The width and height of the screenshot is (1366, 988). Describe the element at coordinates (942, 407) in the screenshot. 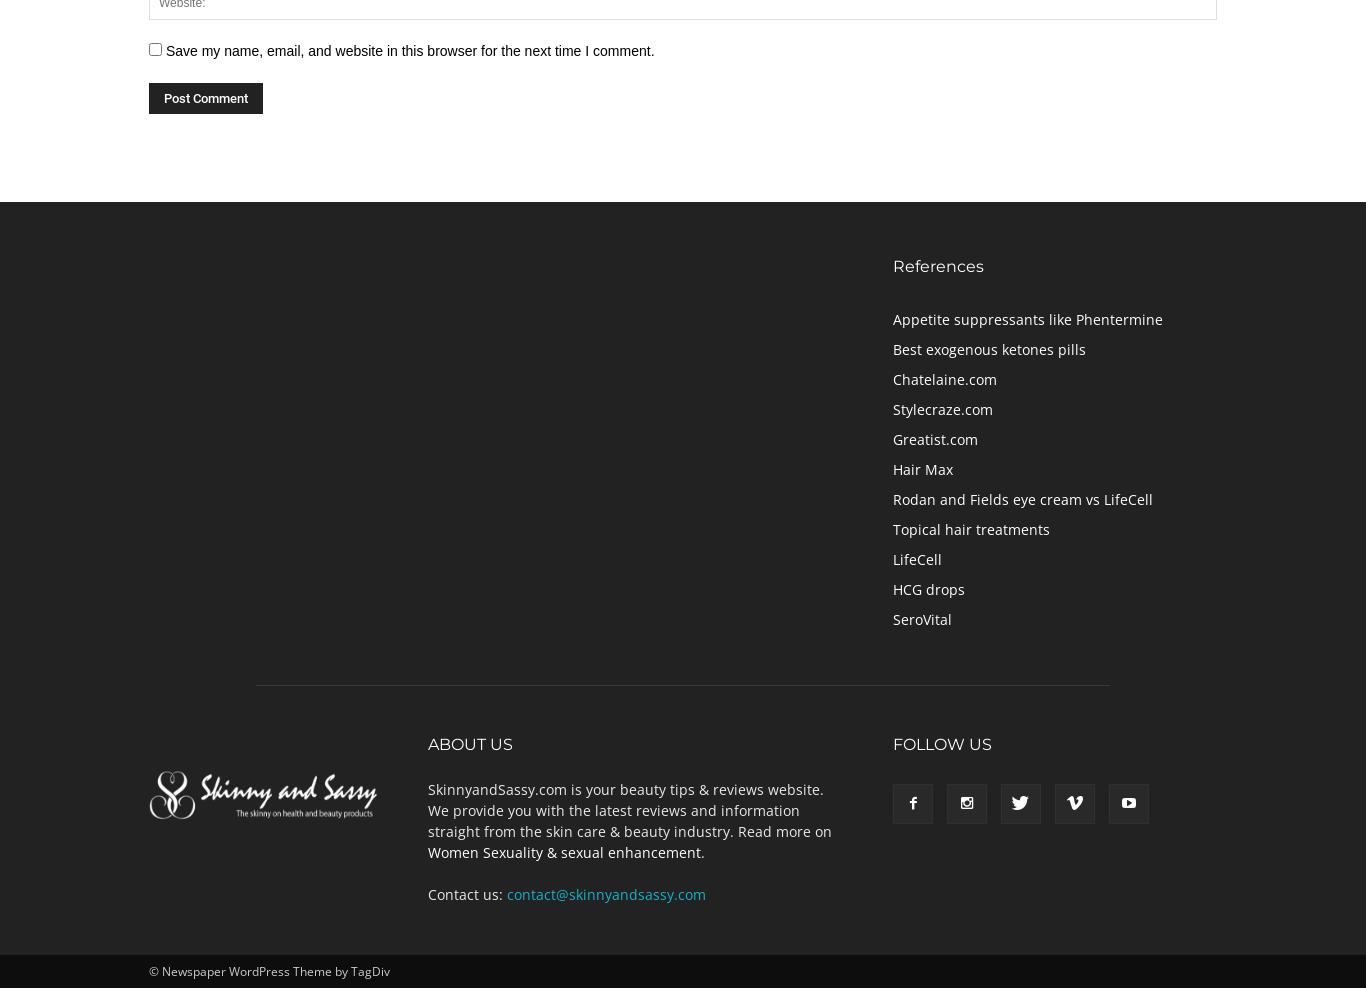

I see `'Stylecraze.com'` at that location.